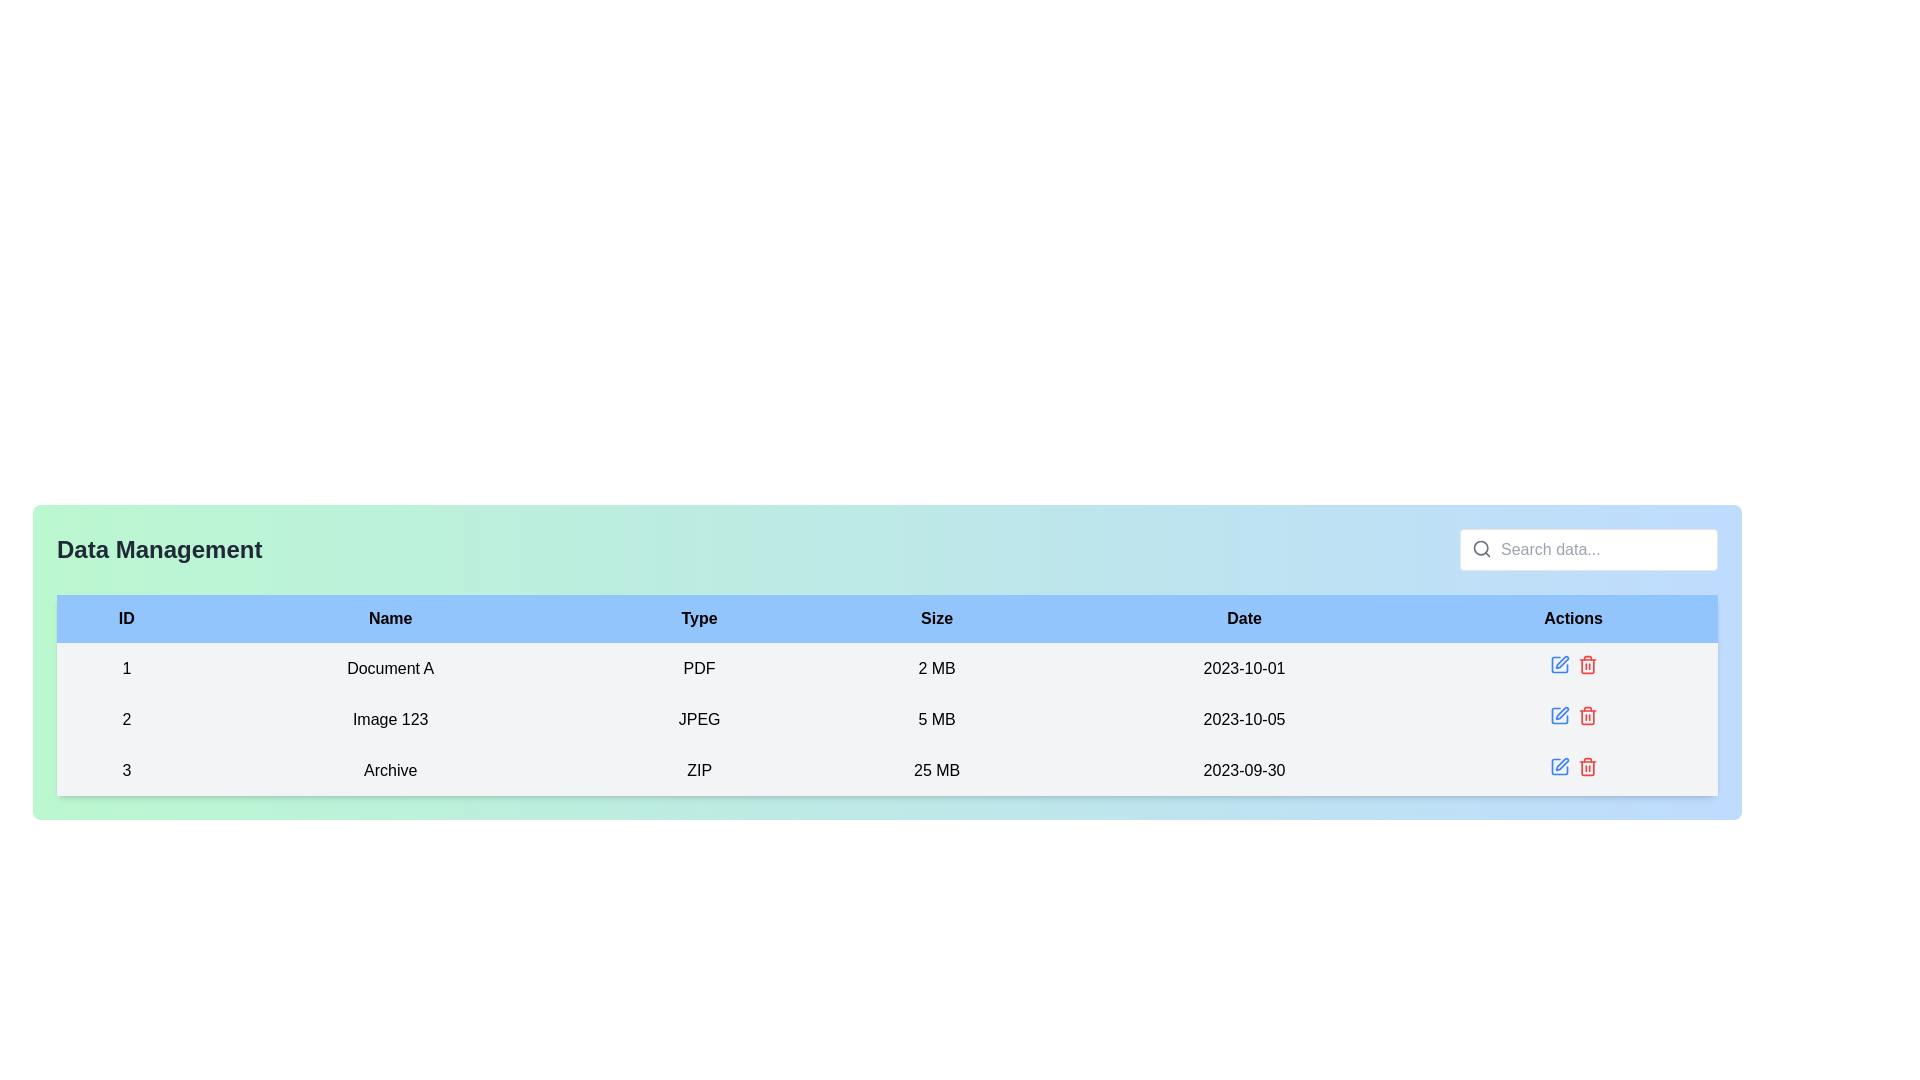  What do you see at coordinates (1482, 548) in the screenshot?
I see `the magnifying glass icon representing the search function, located within the text input field labeled 'Search data...', positioned towards the top-right corner of the content area` at bounding box center [1482, 548].